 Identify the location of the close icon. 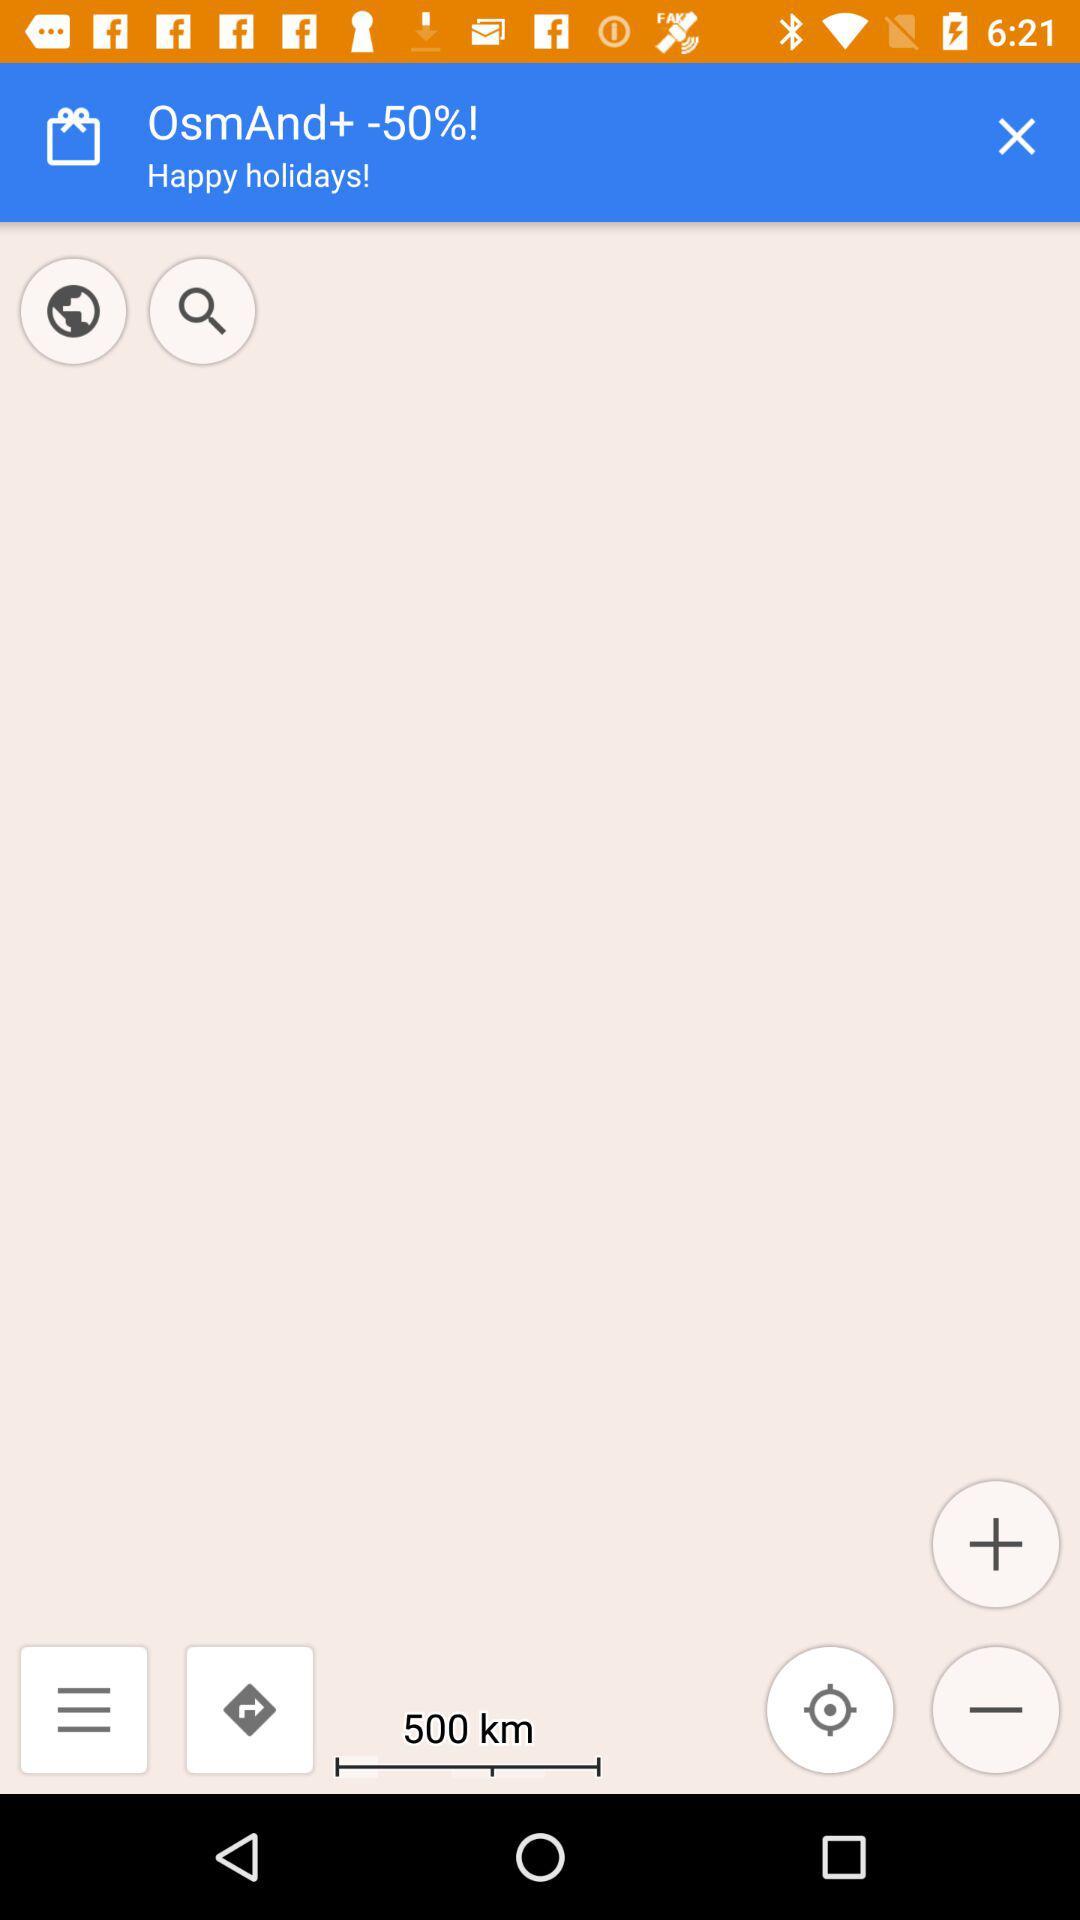
(1017, 135).